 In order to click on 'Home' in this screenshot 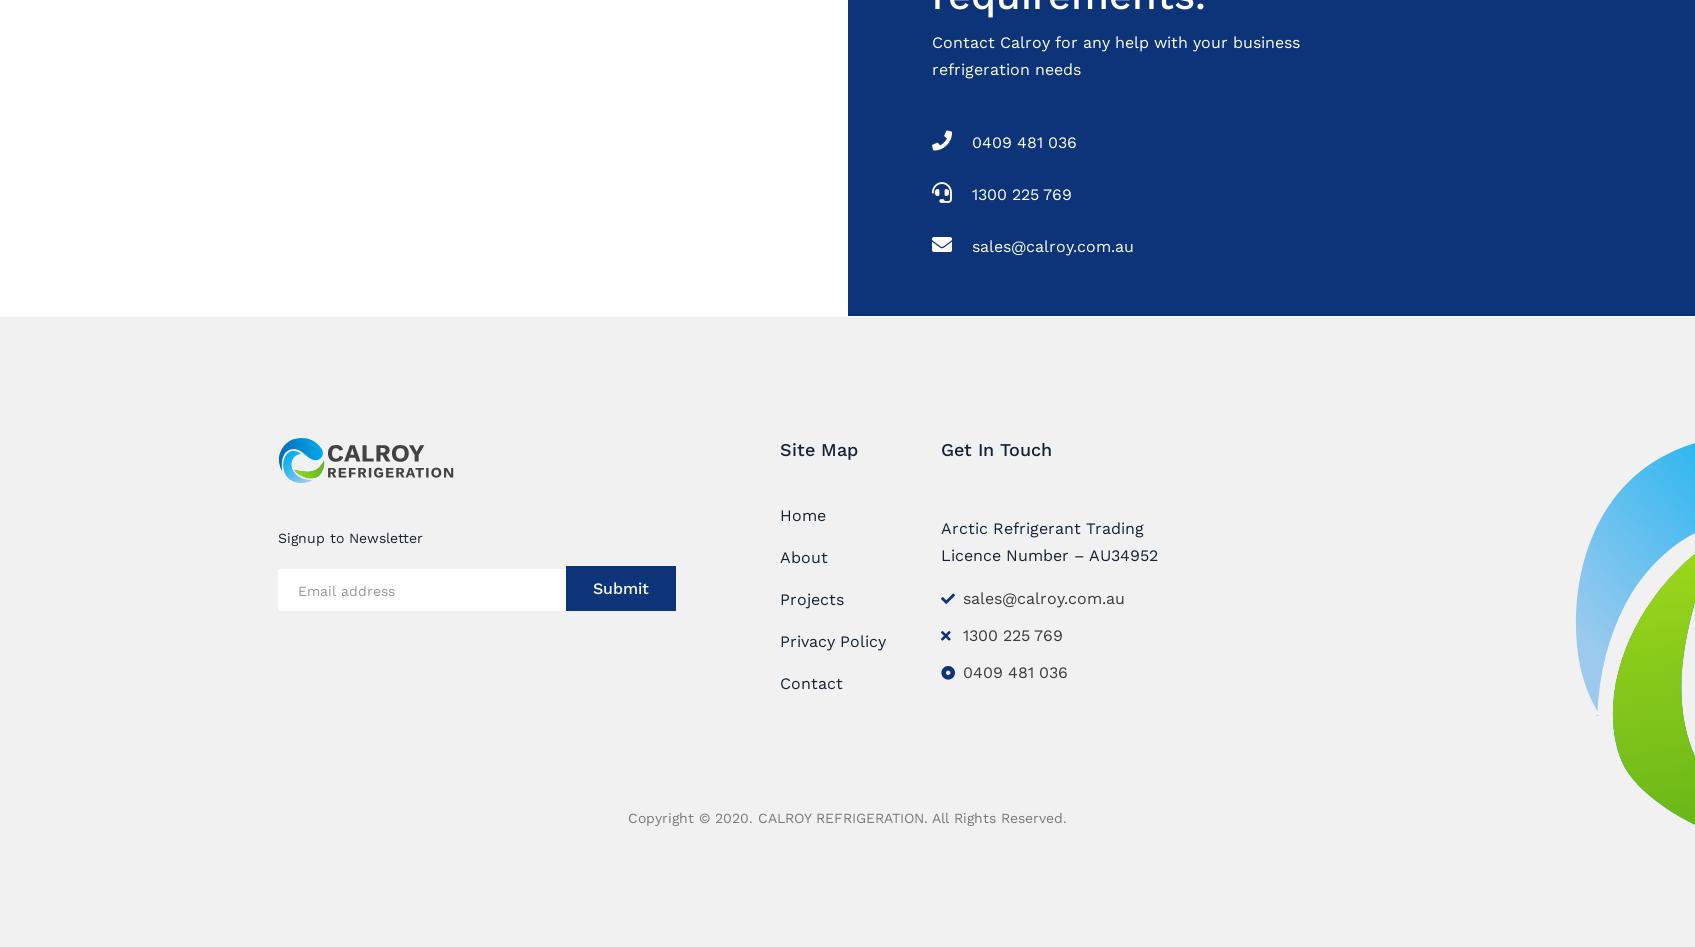, I will do `click(778, 513)`.